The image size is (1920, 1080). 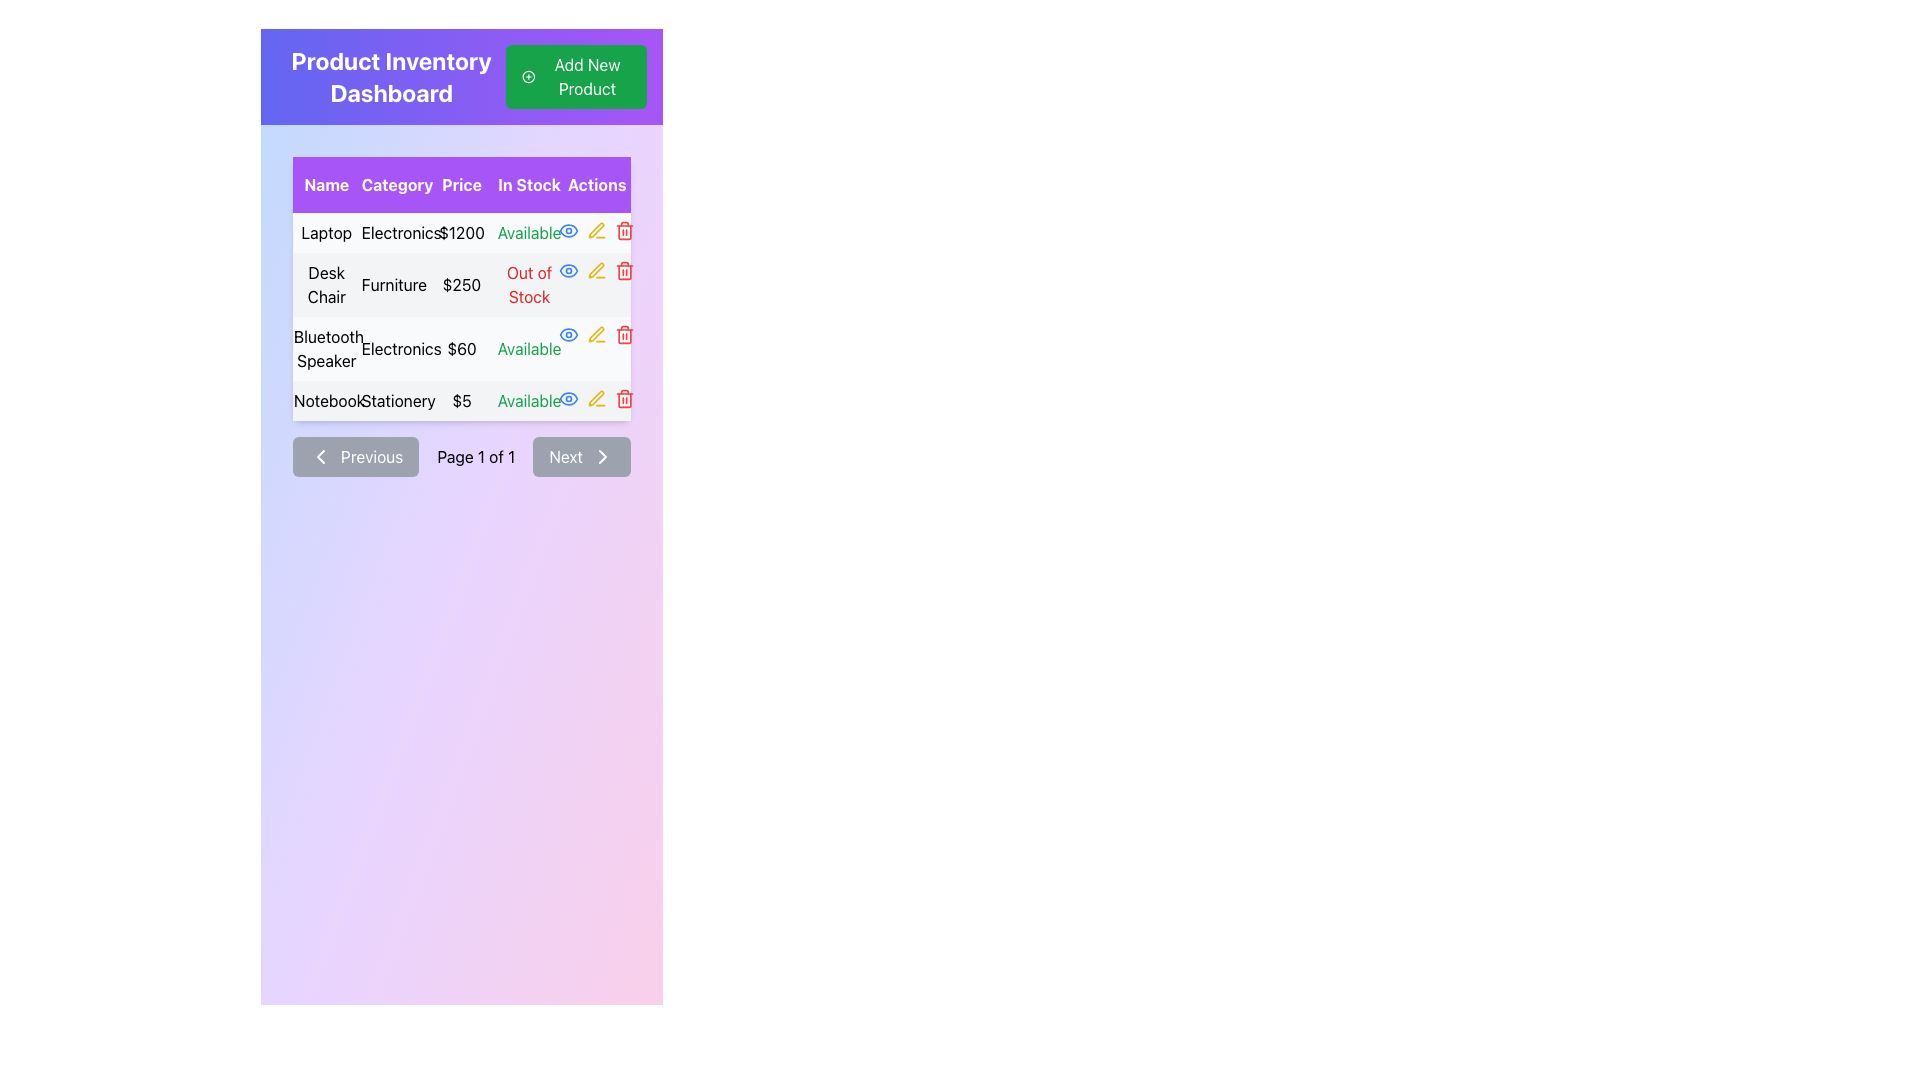 What do you see at coordinates (624, 334) in the screenshot?
I see `the delete icon button in the Actions column of the third row` at bounding box center [624, 334].